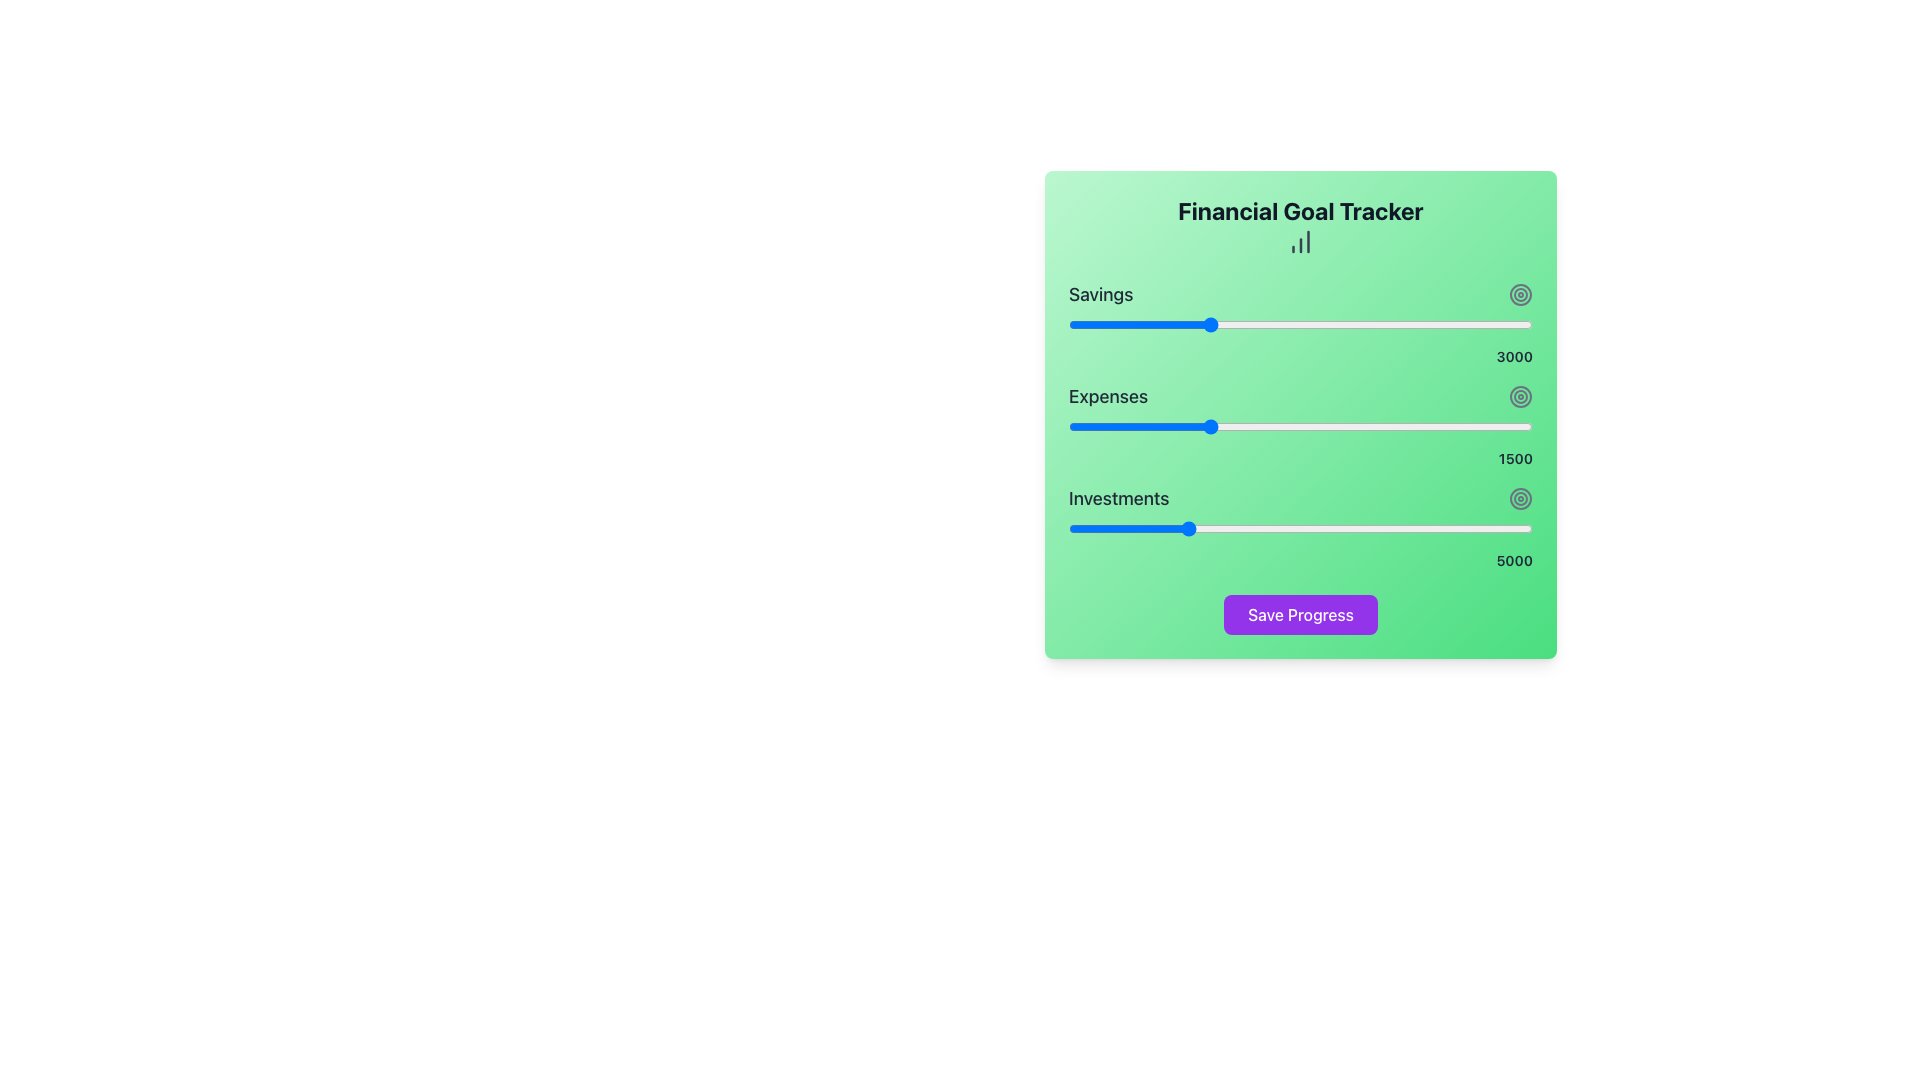  Describe the element at coordinates (1271, 323) in the screenshot. I see `the Savings slider` at that location.